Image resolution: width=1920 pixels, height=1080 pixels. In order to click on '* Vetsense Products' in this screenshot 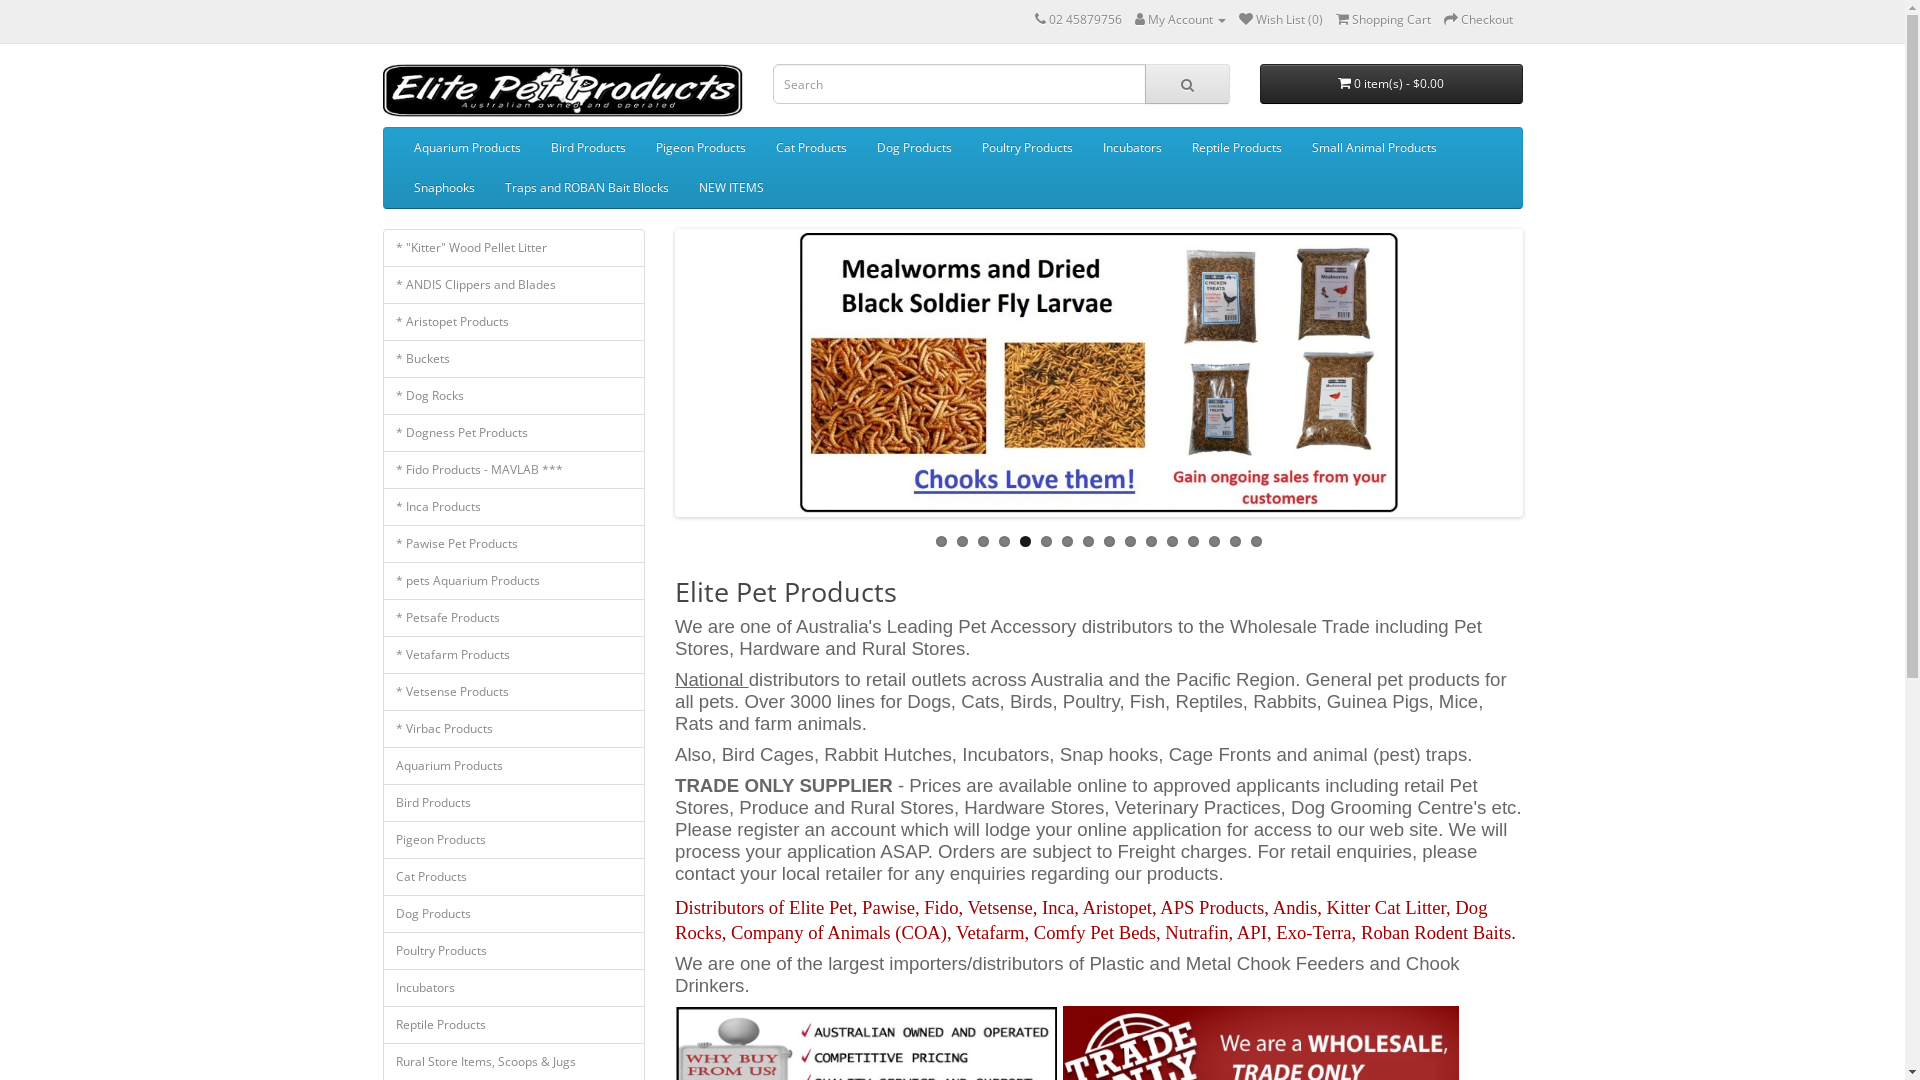, I will do `click(513, 689)`.